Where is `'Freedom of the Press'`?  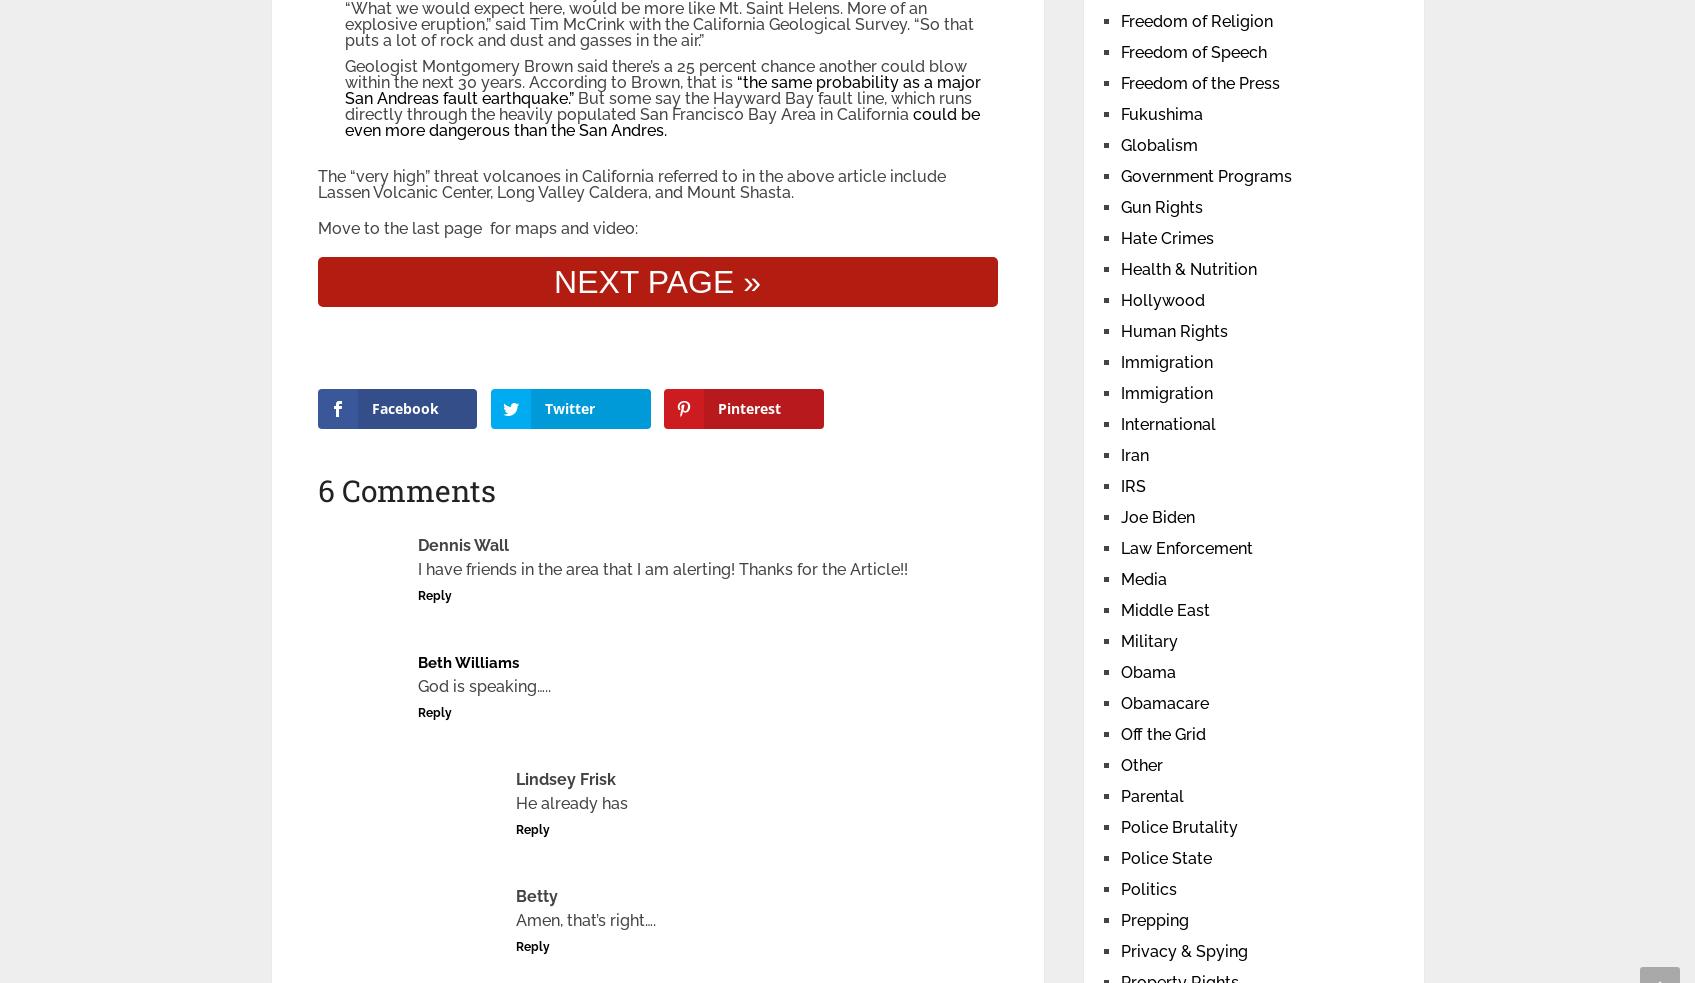
'Freedom of the Press' is located at coordinates (1199, 82).